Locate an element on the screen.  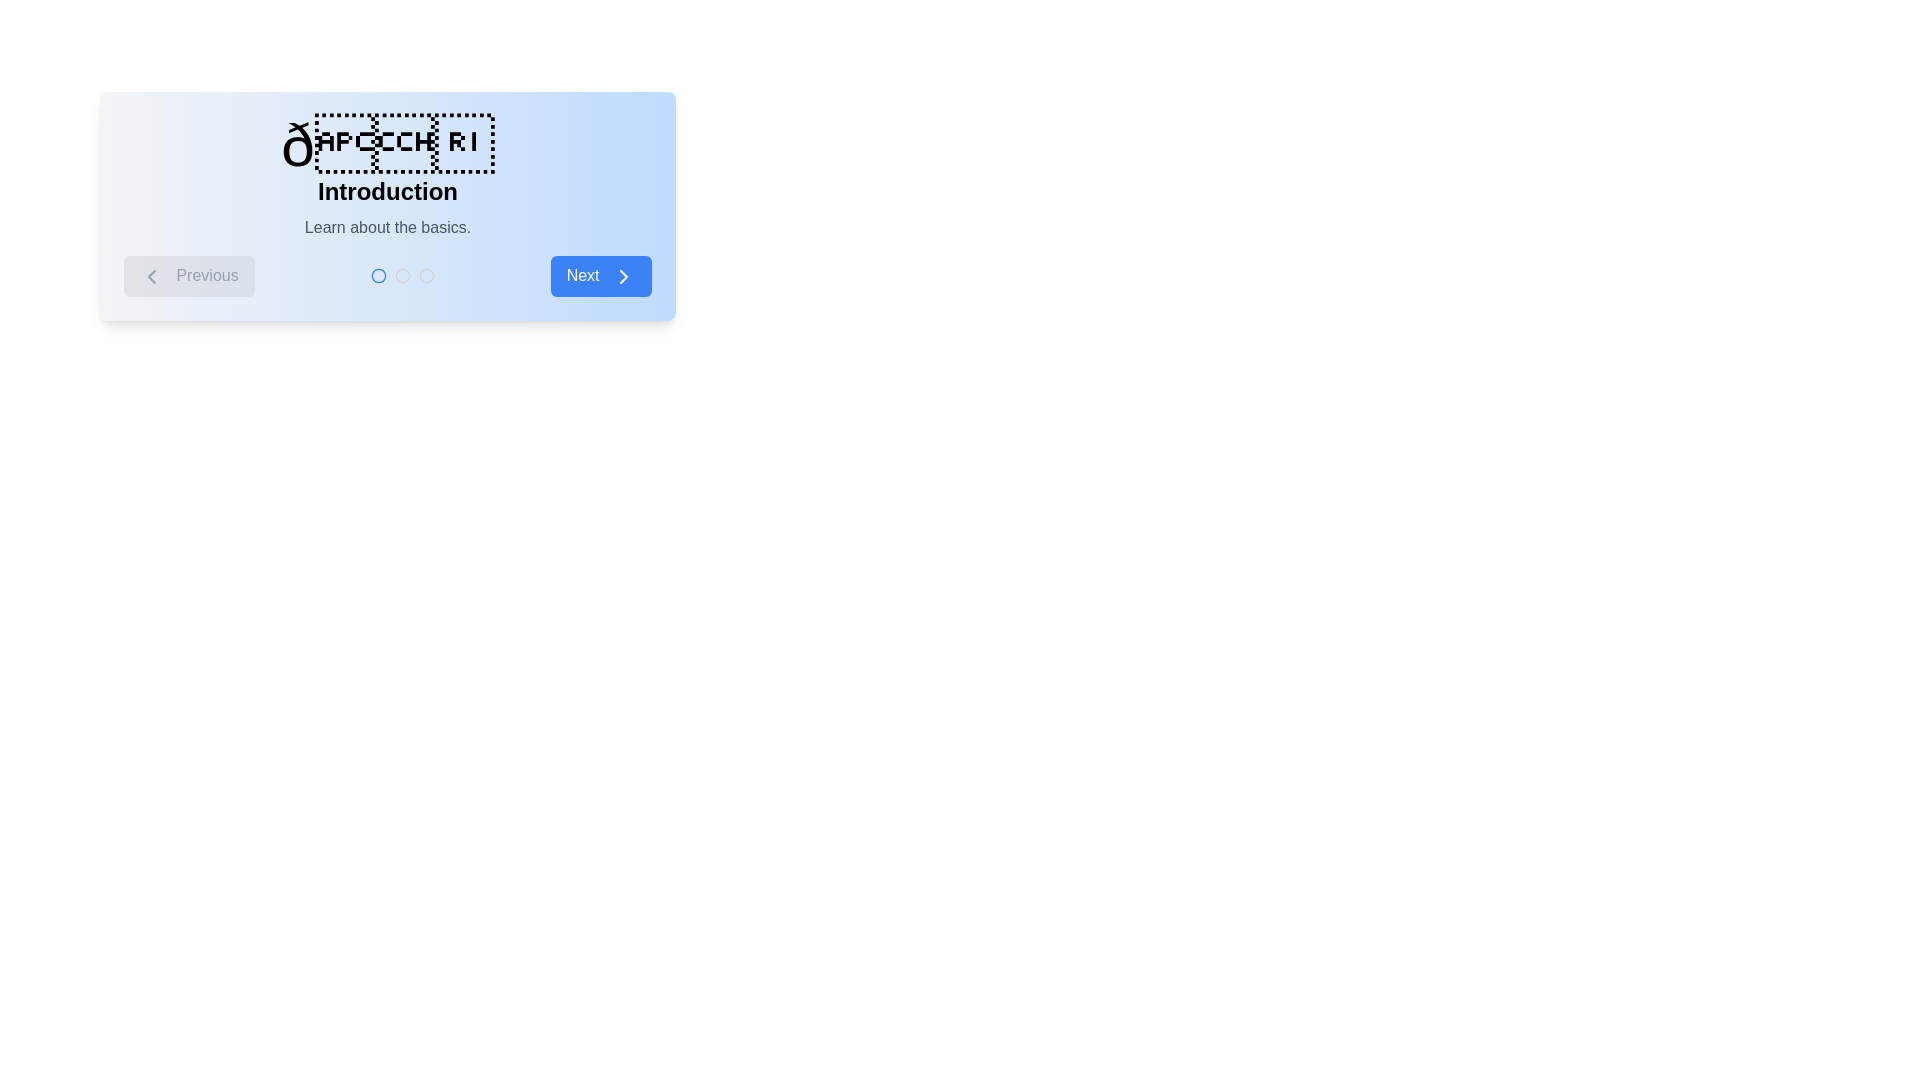
the 'Next' button to navigate to the next step is located at coordinates (599, 276).